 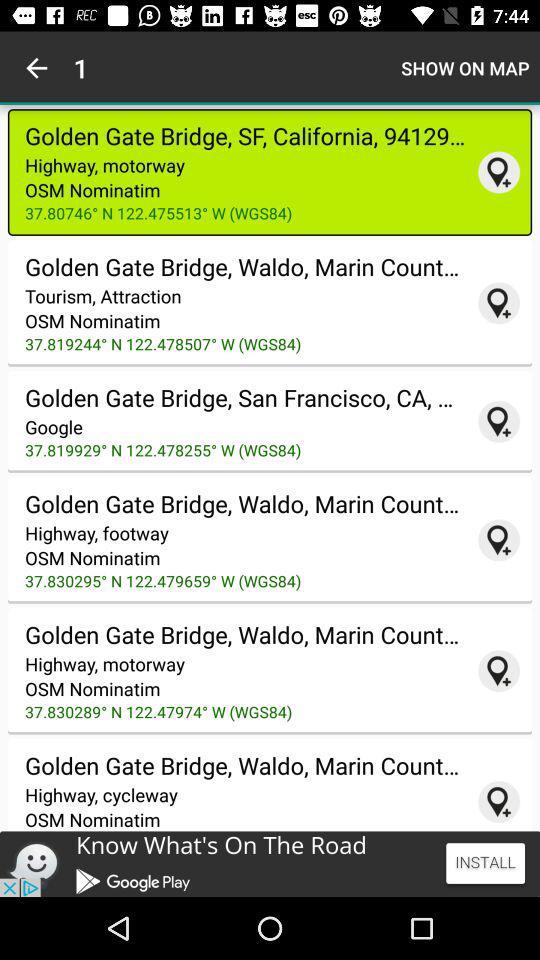 What do you see at coordinates (498, 171) in the screenshot?
I see `see location` at bounding box center [498, 171].